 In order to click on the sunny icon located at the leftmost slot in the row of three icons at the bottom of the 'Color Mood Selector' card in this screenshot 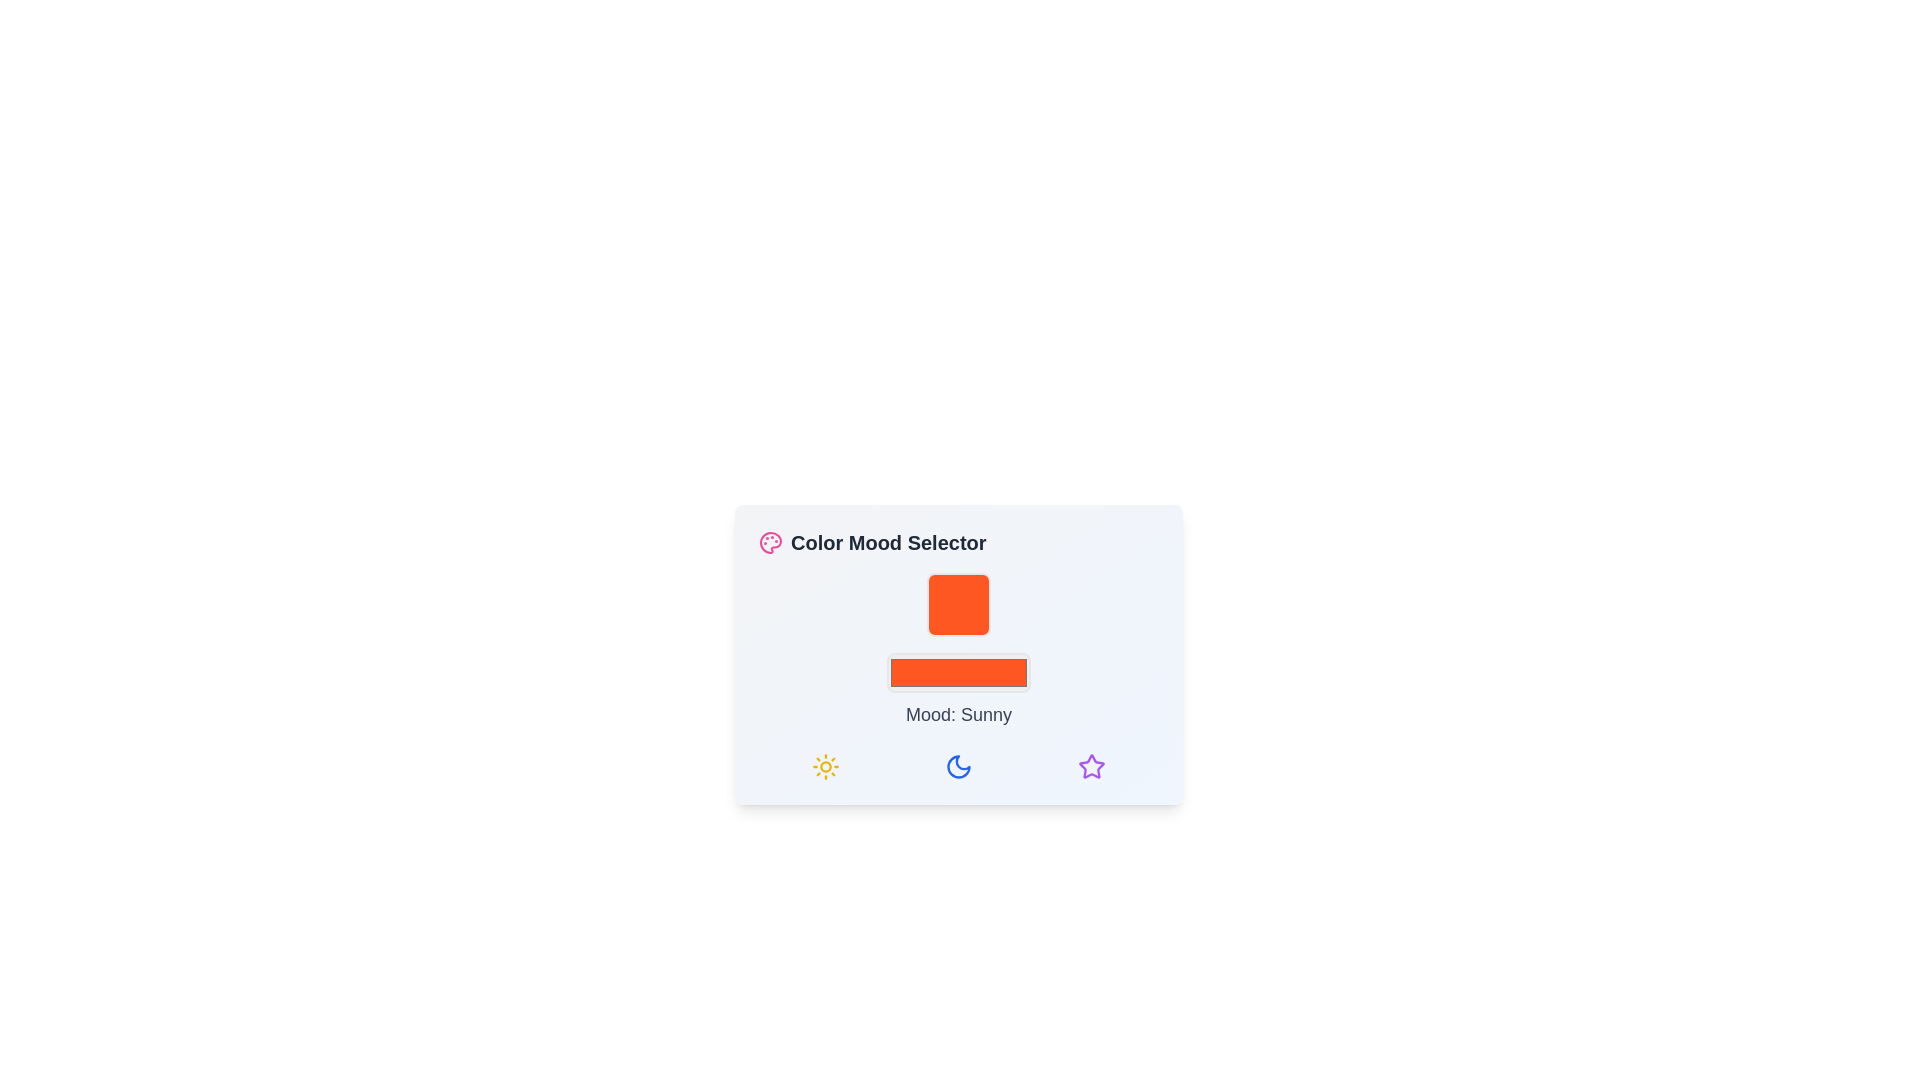, I will do `click(825, 766)`.